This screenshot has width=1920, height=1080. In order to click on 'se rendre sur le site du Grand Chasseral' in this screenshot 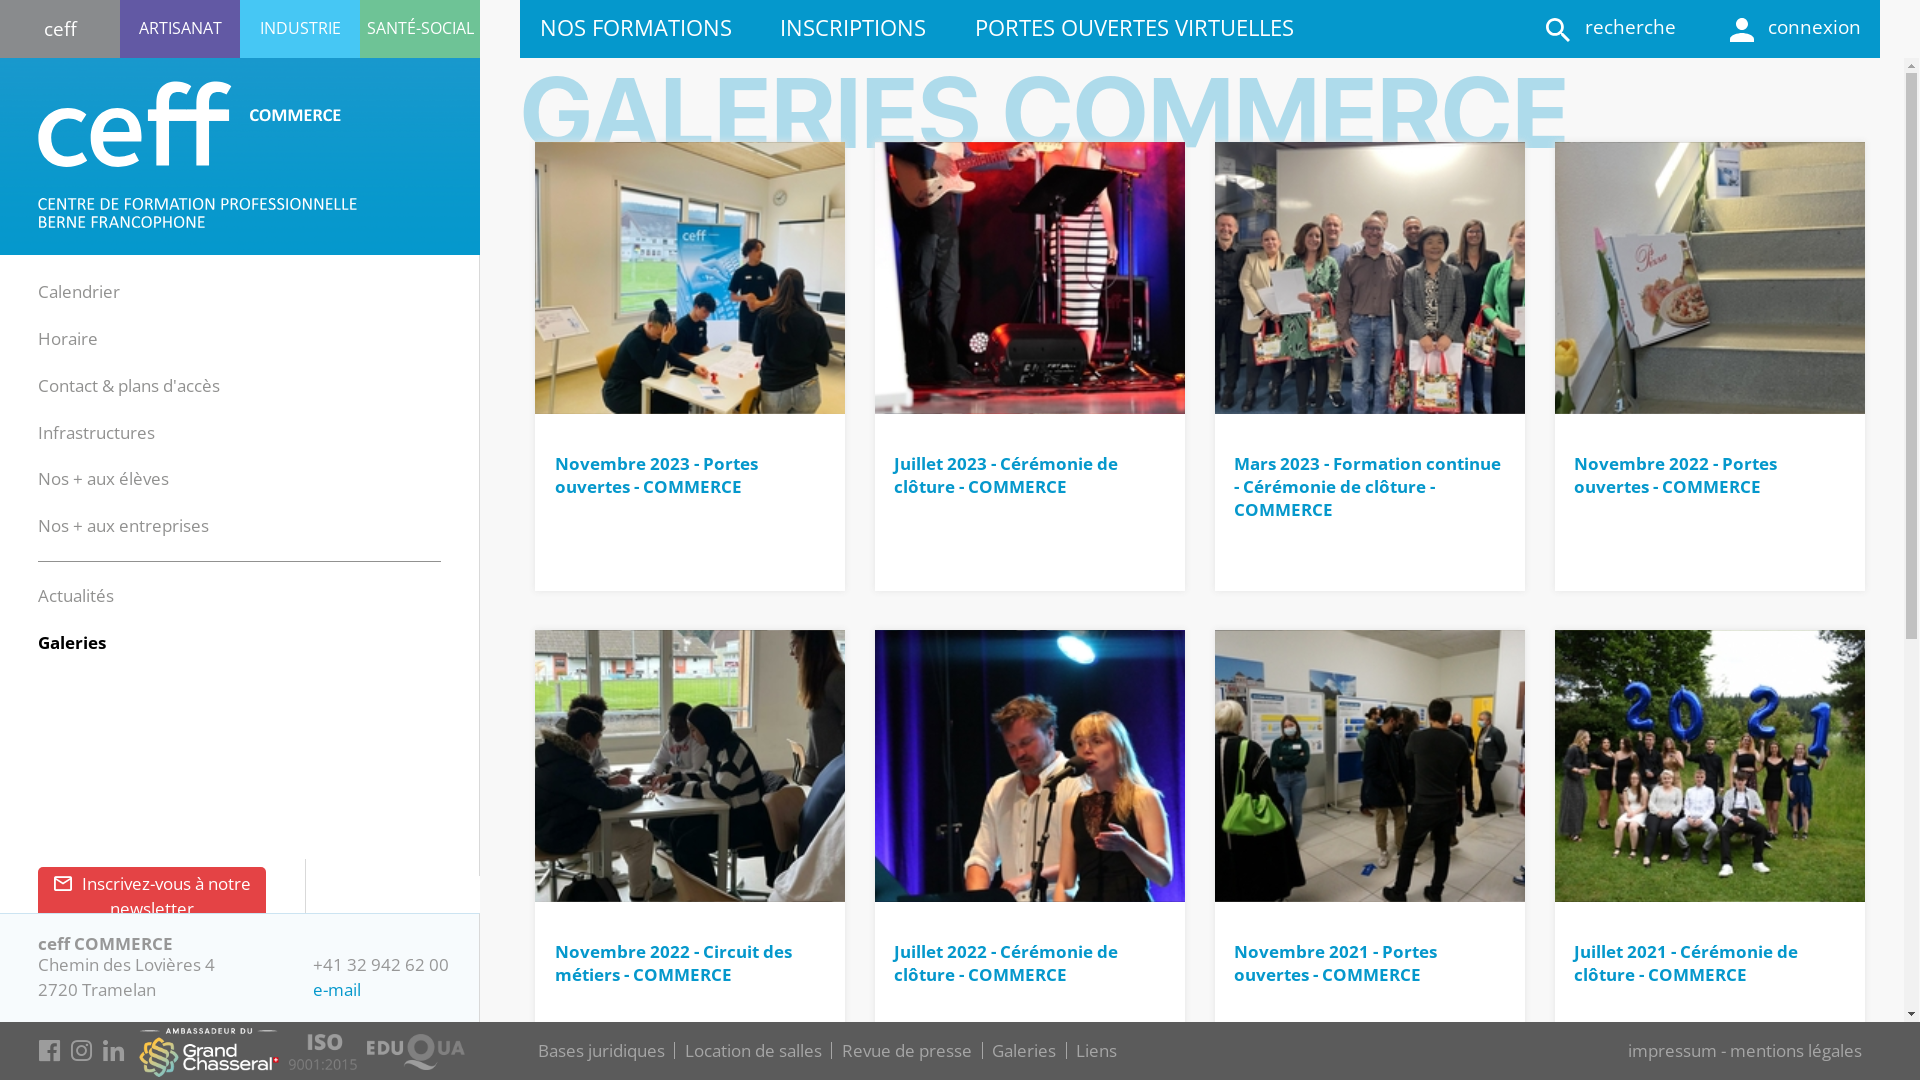, I will do `click(209, 1046)`.